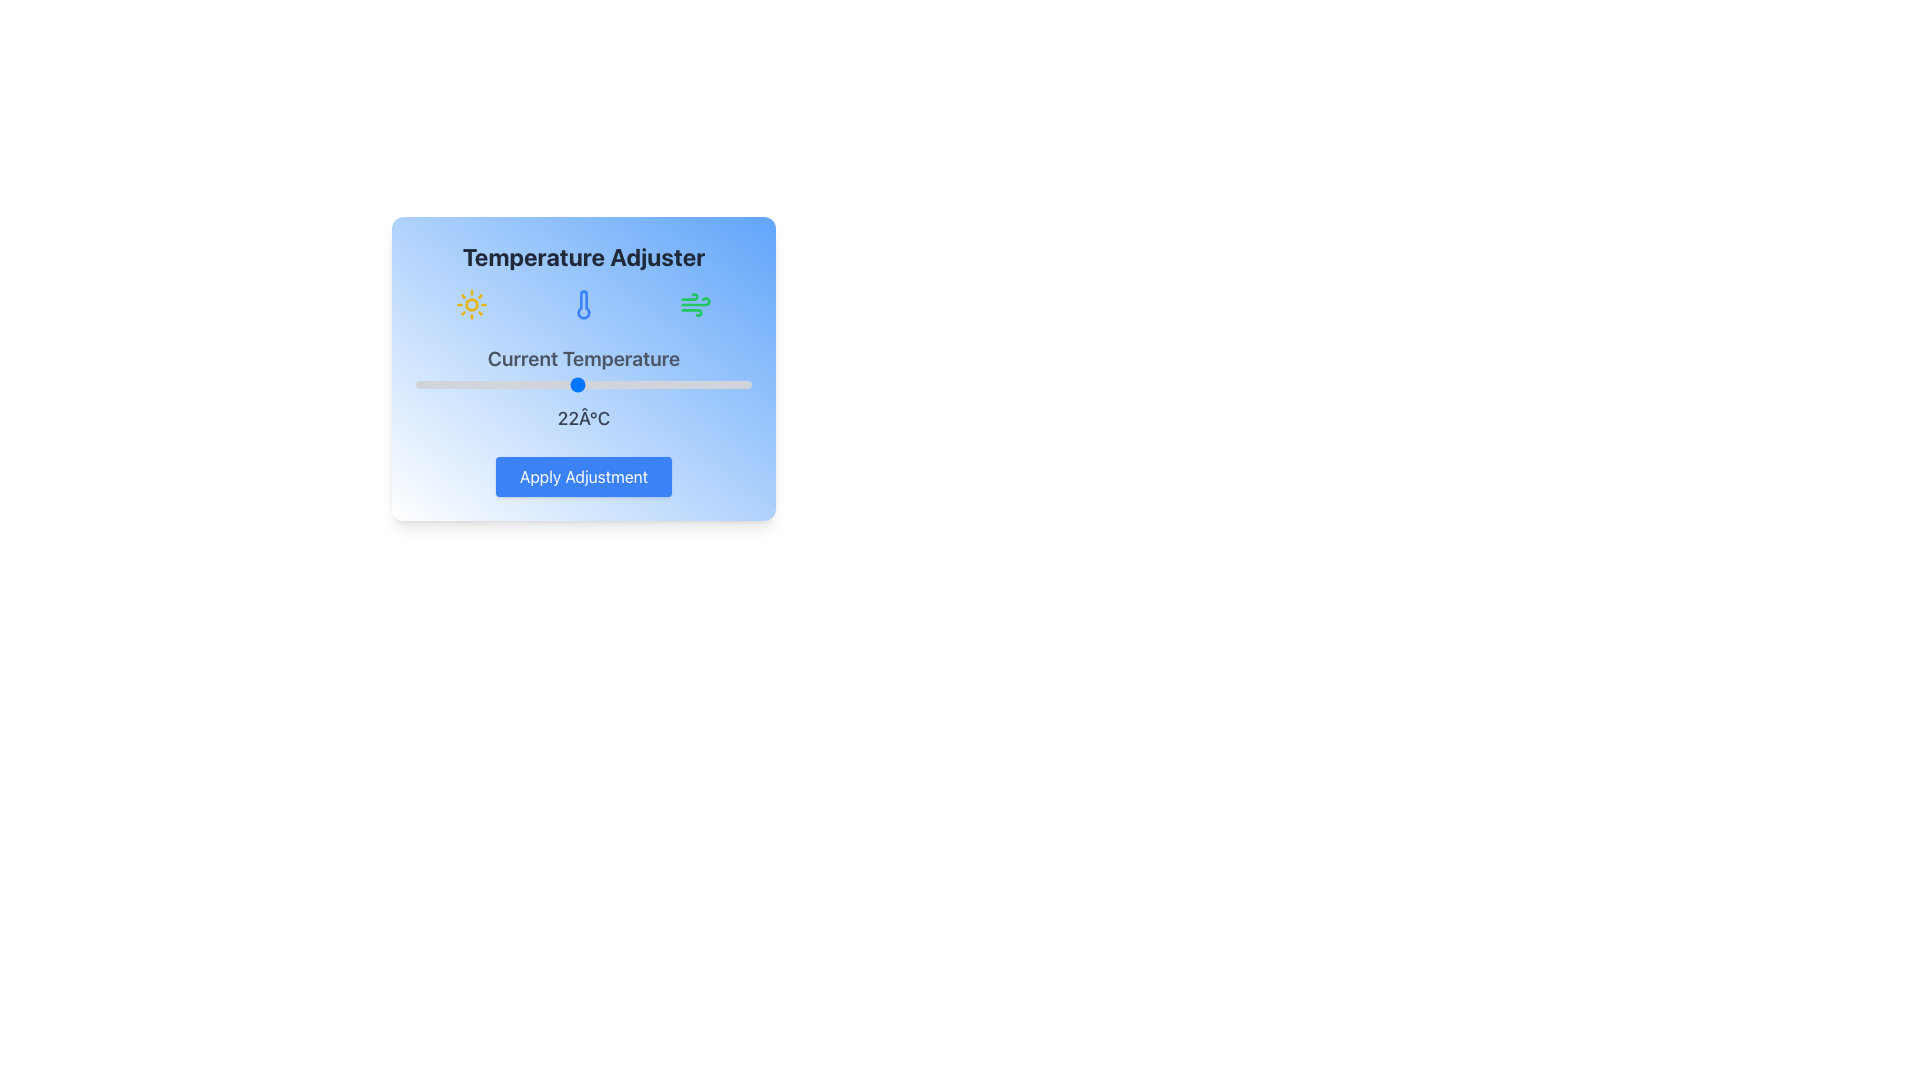  What do you see at coordinates (470, 304) in the screenshot?
I see `the sun icon in the upper-left area of the 'Temperature Adjuster' interface` at bounding box center [470, 304].